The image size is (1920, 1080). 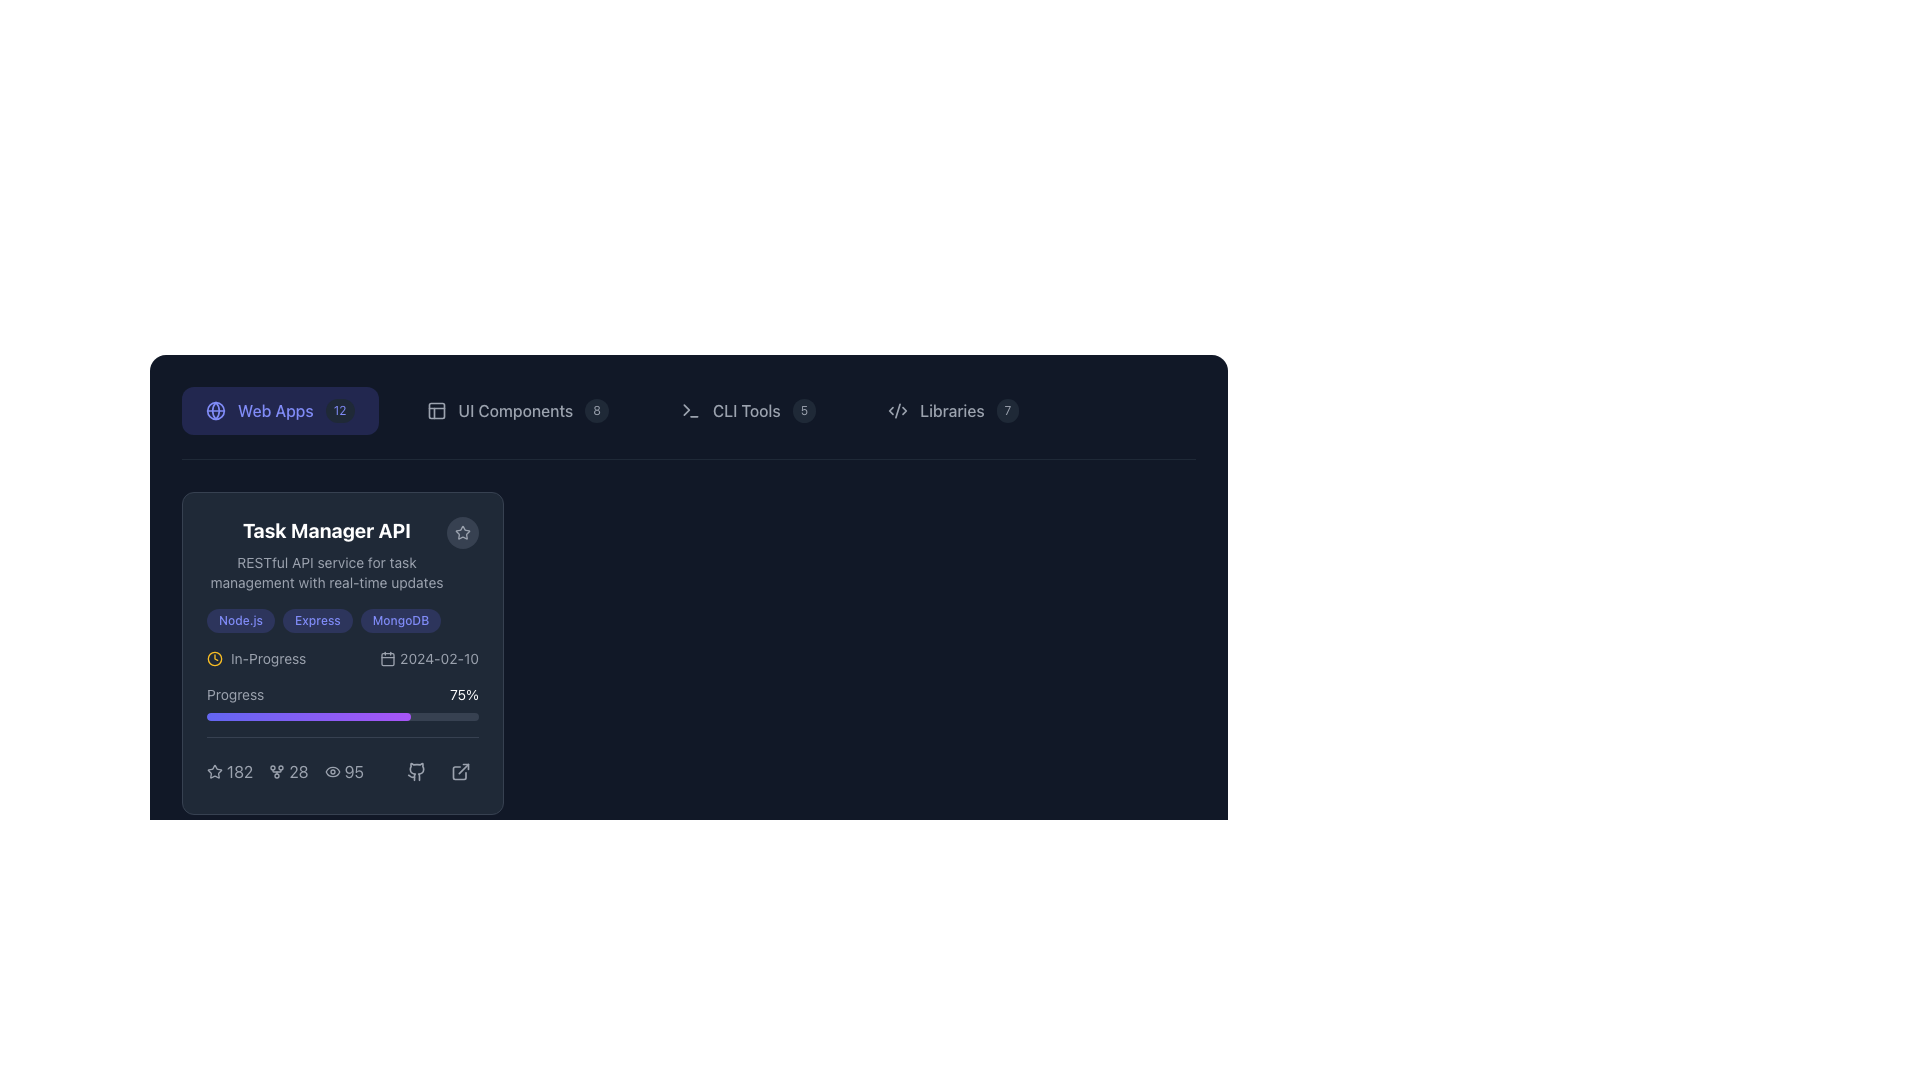 I want to click on the progress percentage visually on the progress bar located in the bottom section of the 'Task Manager API' card, which shows 75% completion, so click(x=342, y=716).